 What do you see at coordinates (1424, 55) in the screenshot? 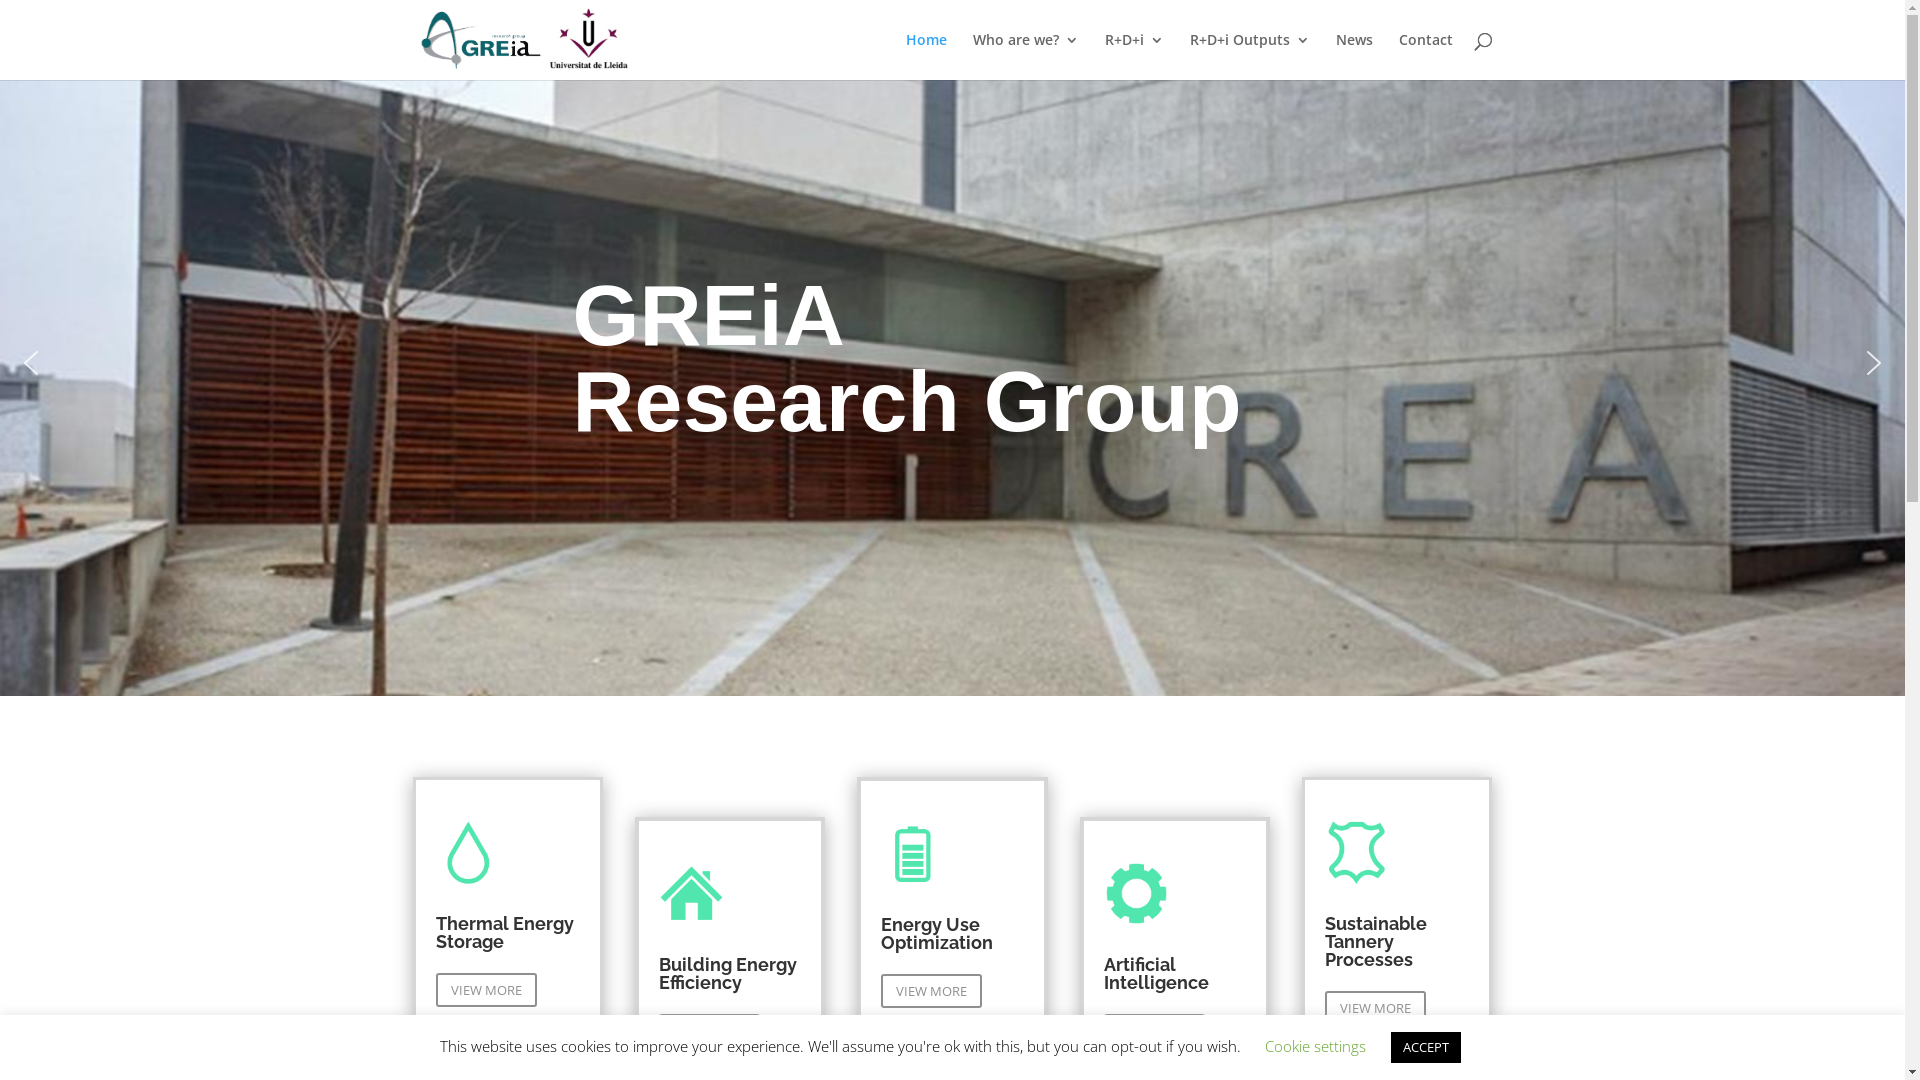
I see `'Contact'` at bounding box center [1424, 55].